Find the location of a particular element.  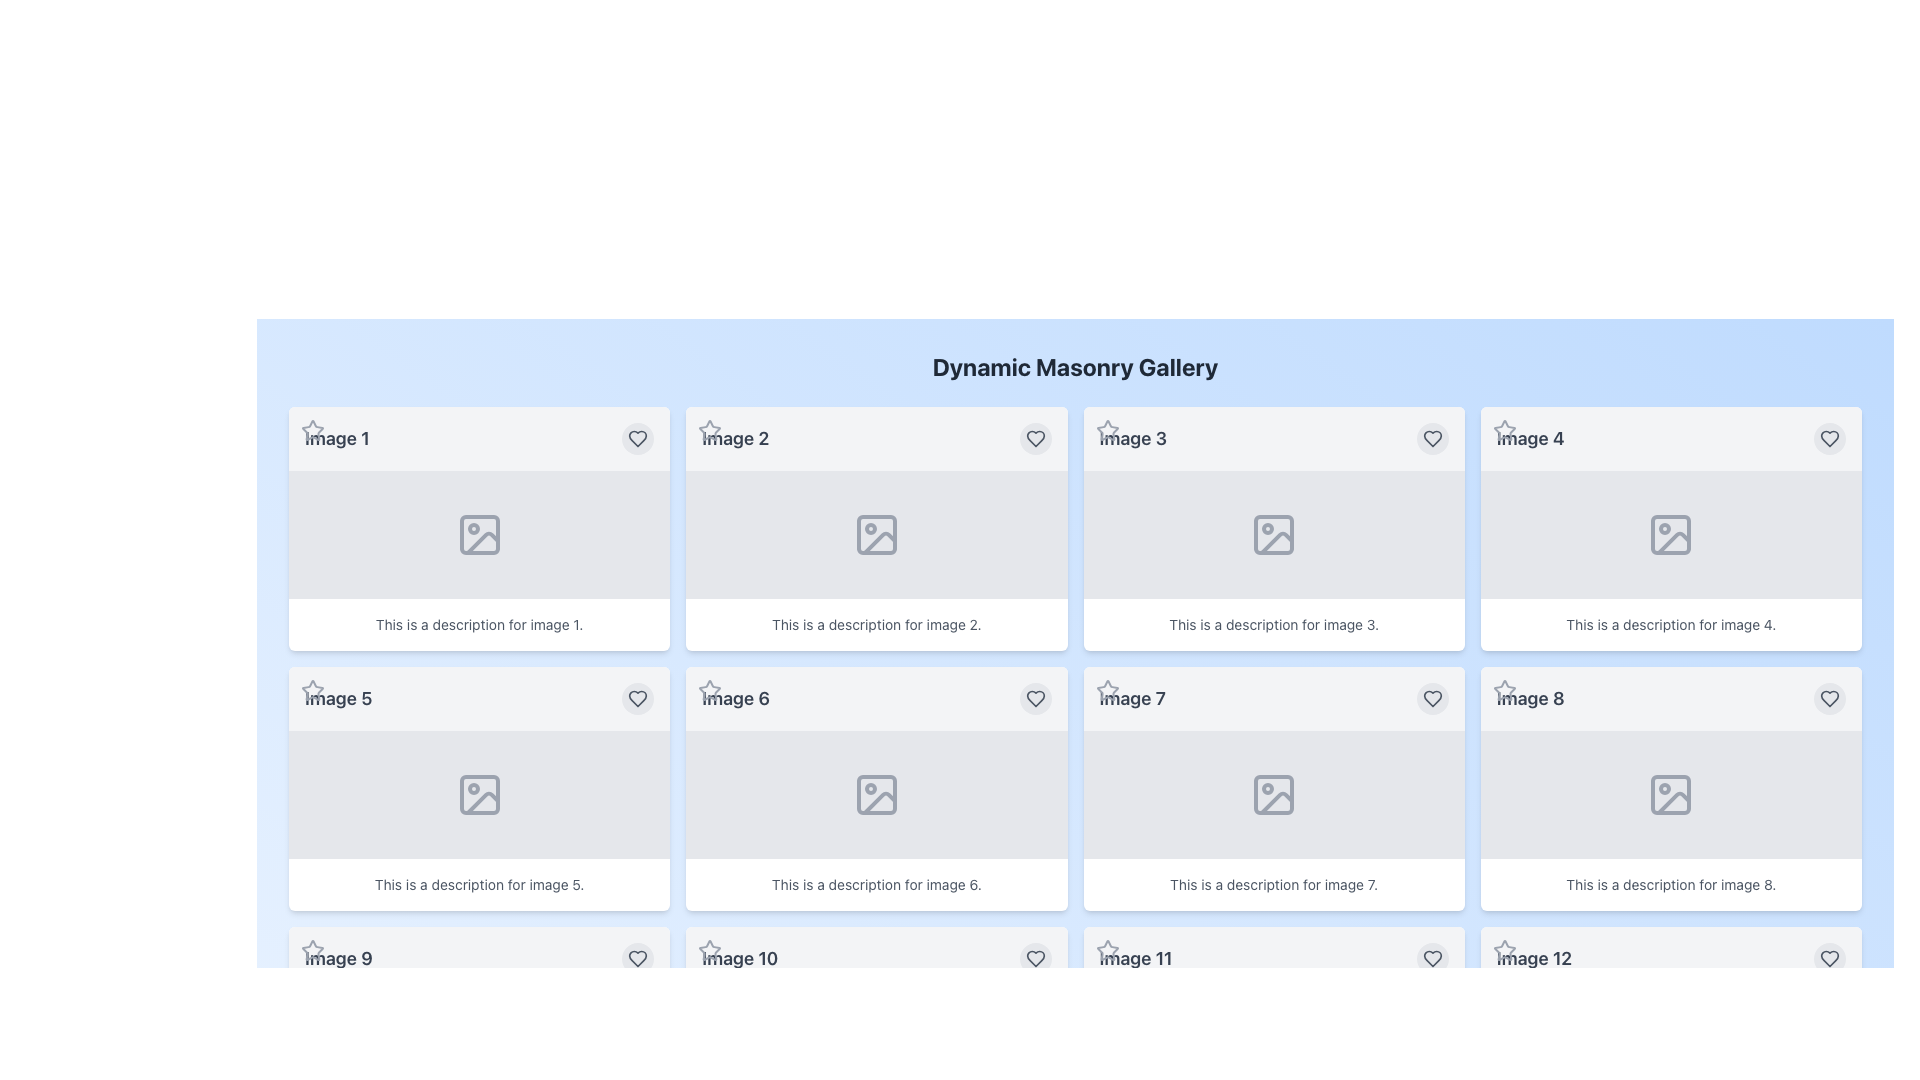

the text label that reads 'This is a description for image 6.' located at the bottom of the sixth card in the grid layout is located at coordinates (876, 883).